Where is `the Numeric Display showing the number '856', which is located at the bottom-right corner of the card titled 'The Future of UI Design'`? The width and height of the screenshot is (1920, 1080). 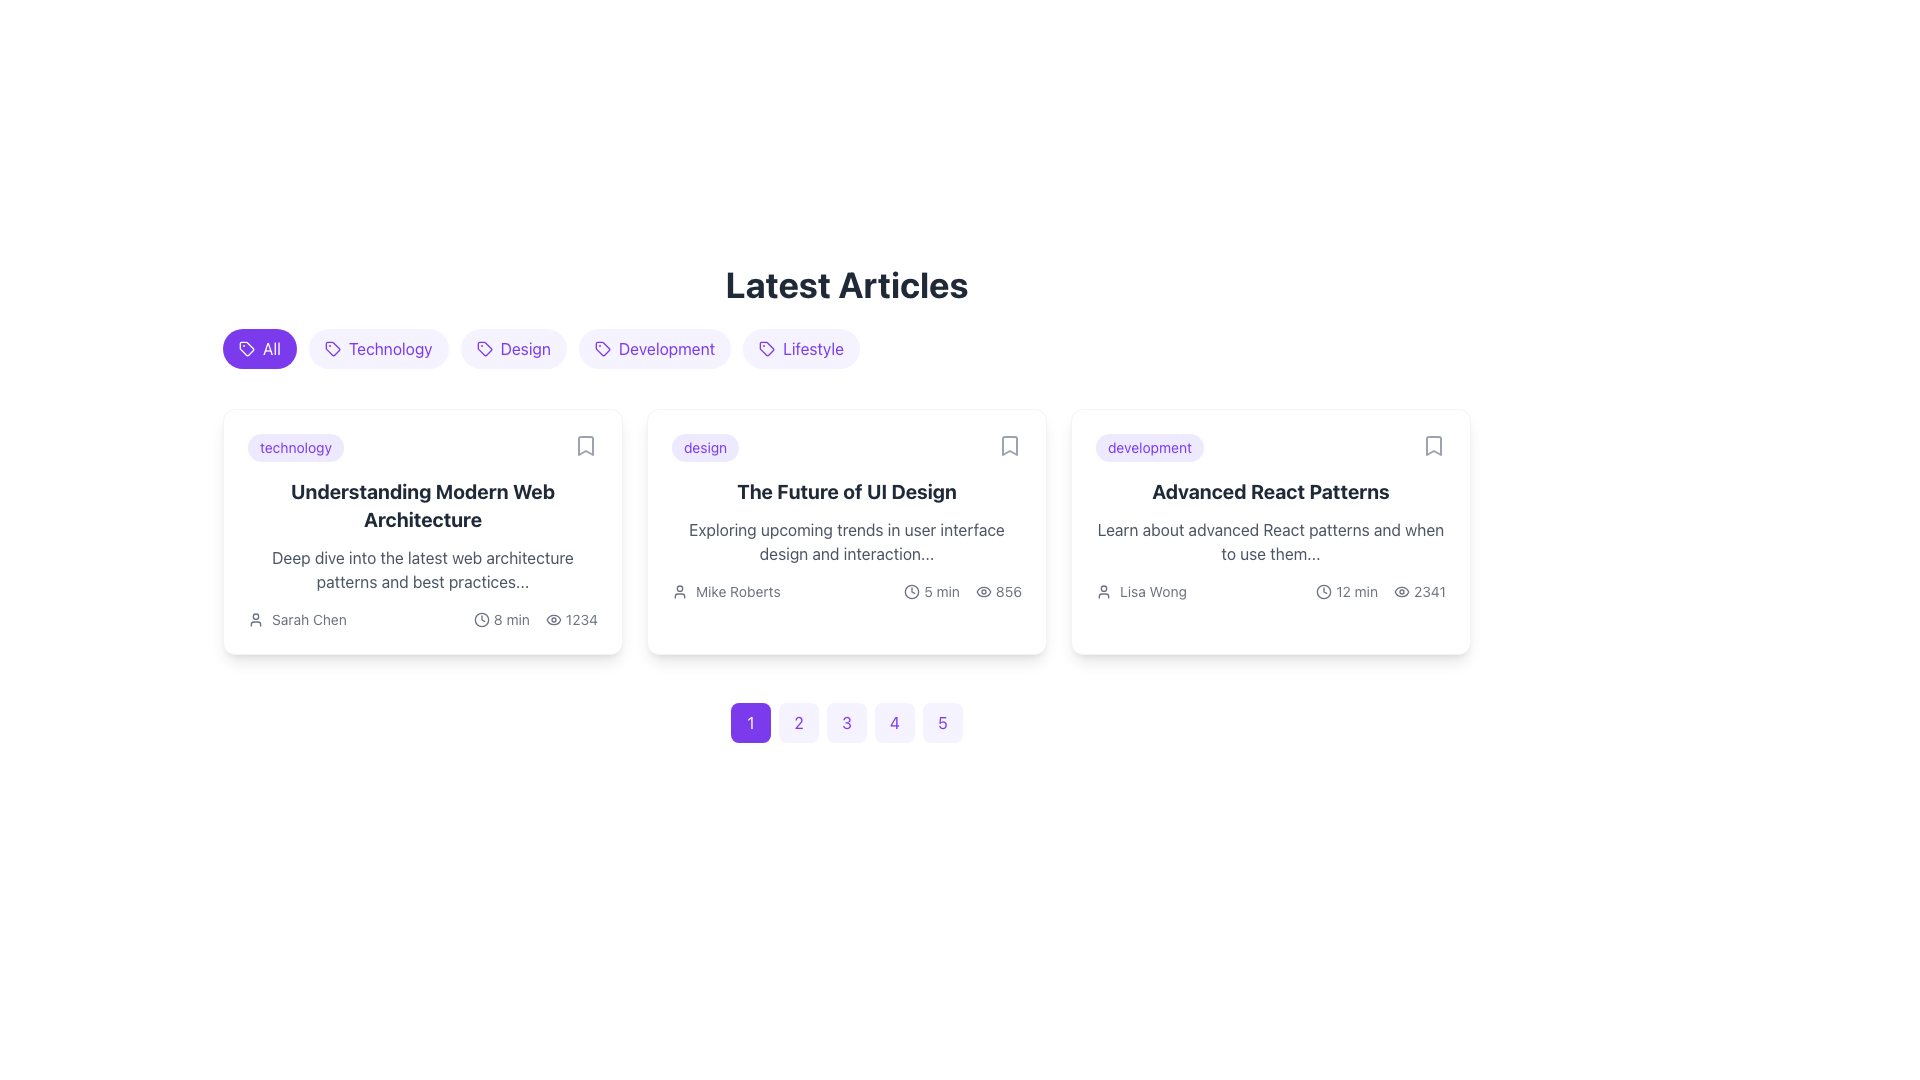
the Numeric Display showing the number '856', which is located at the bottom-right corner of the card titled 'The Future of UI Design' is located at coordinates (1008, 590).